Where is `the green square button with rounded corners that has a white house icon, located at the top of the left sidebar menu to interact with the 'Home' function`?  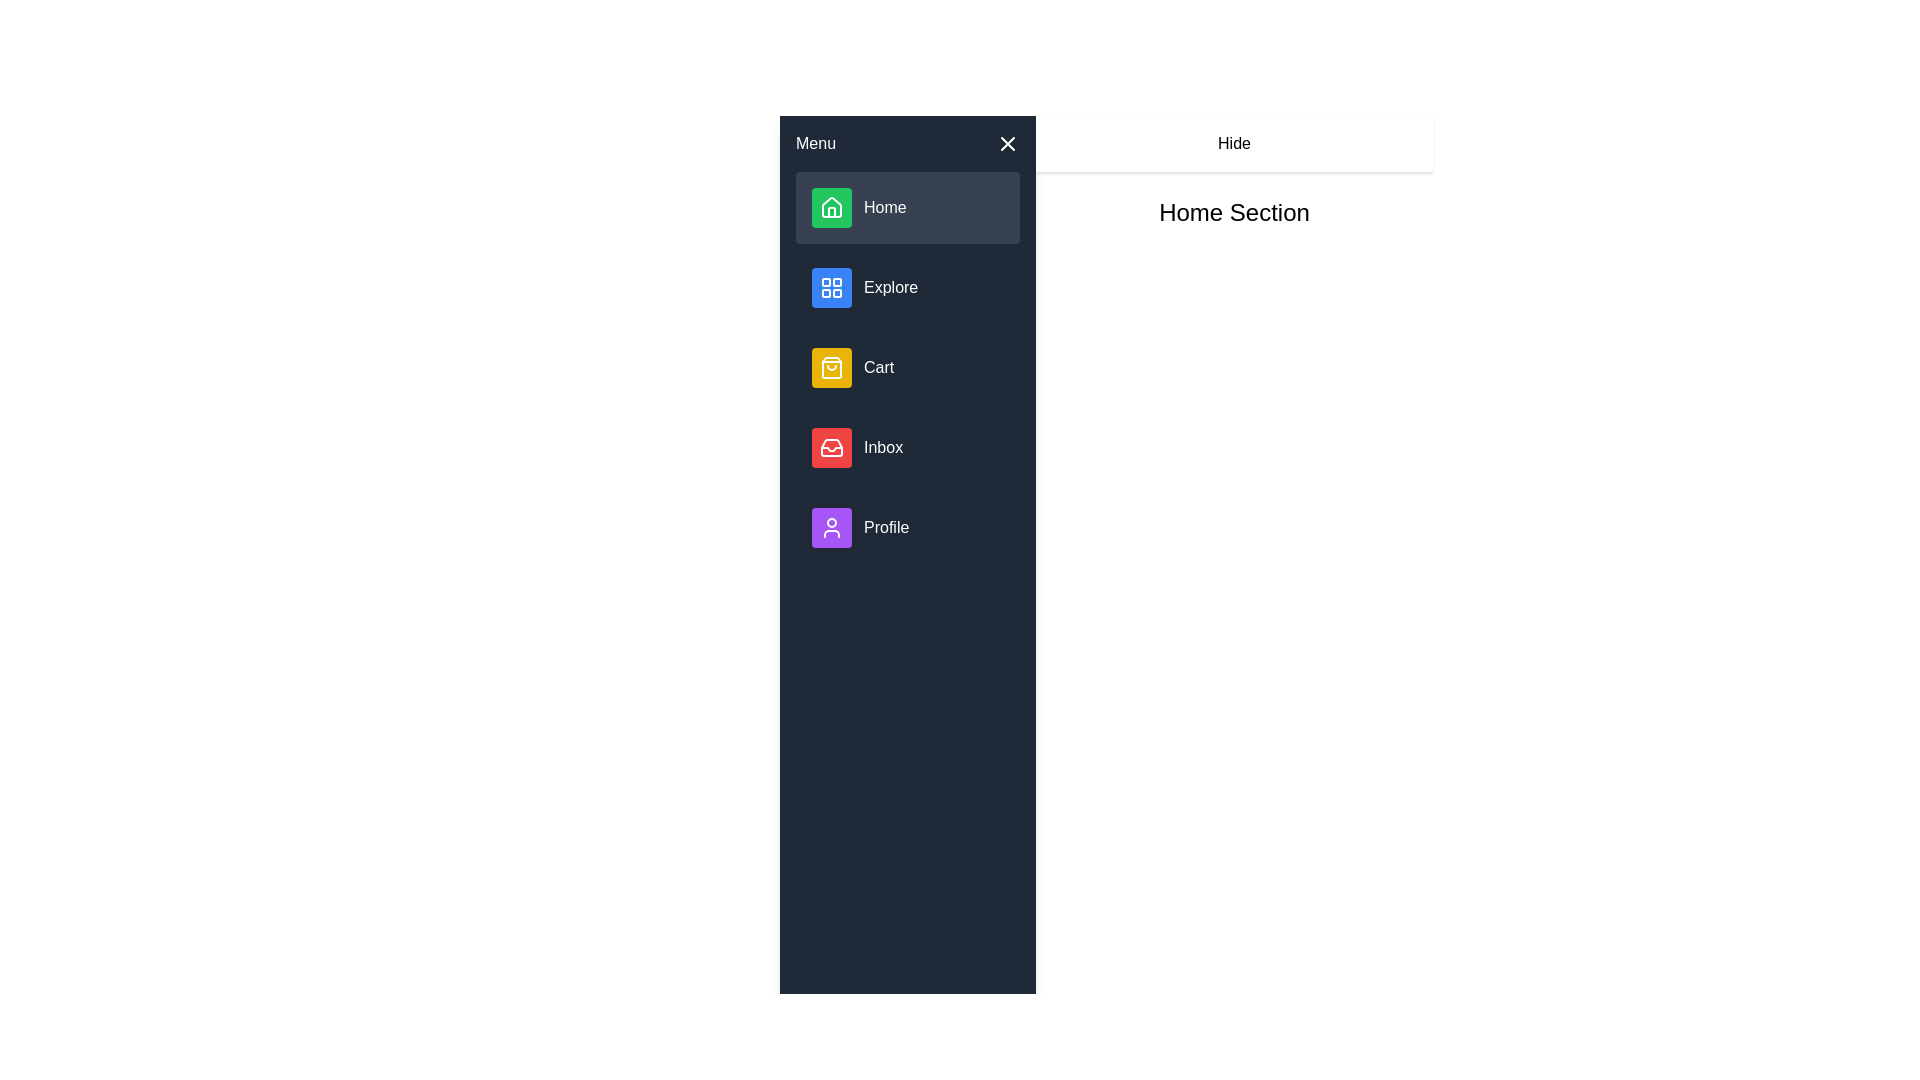 the green square button with rounded corners that has a white house icon, located at the top of the left sidebar menu to interact with the 'Home' function is located at coordinates (831, 208).